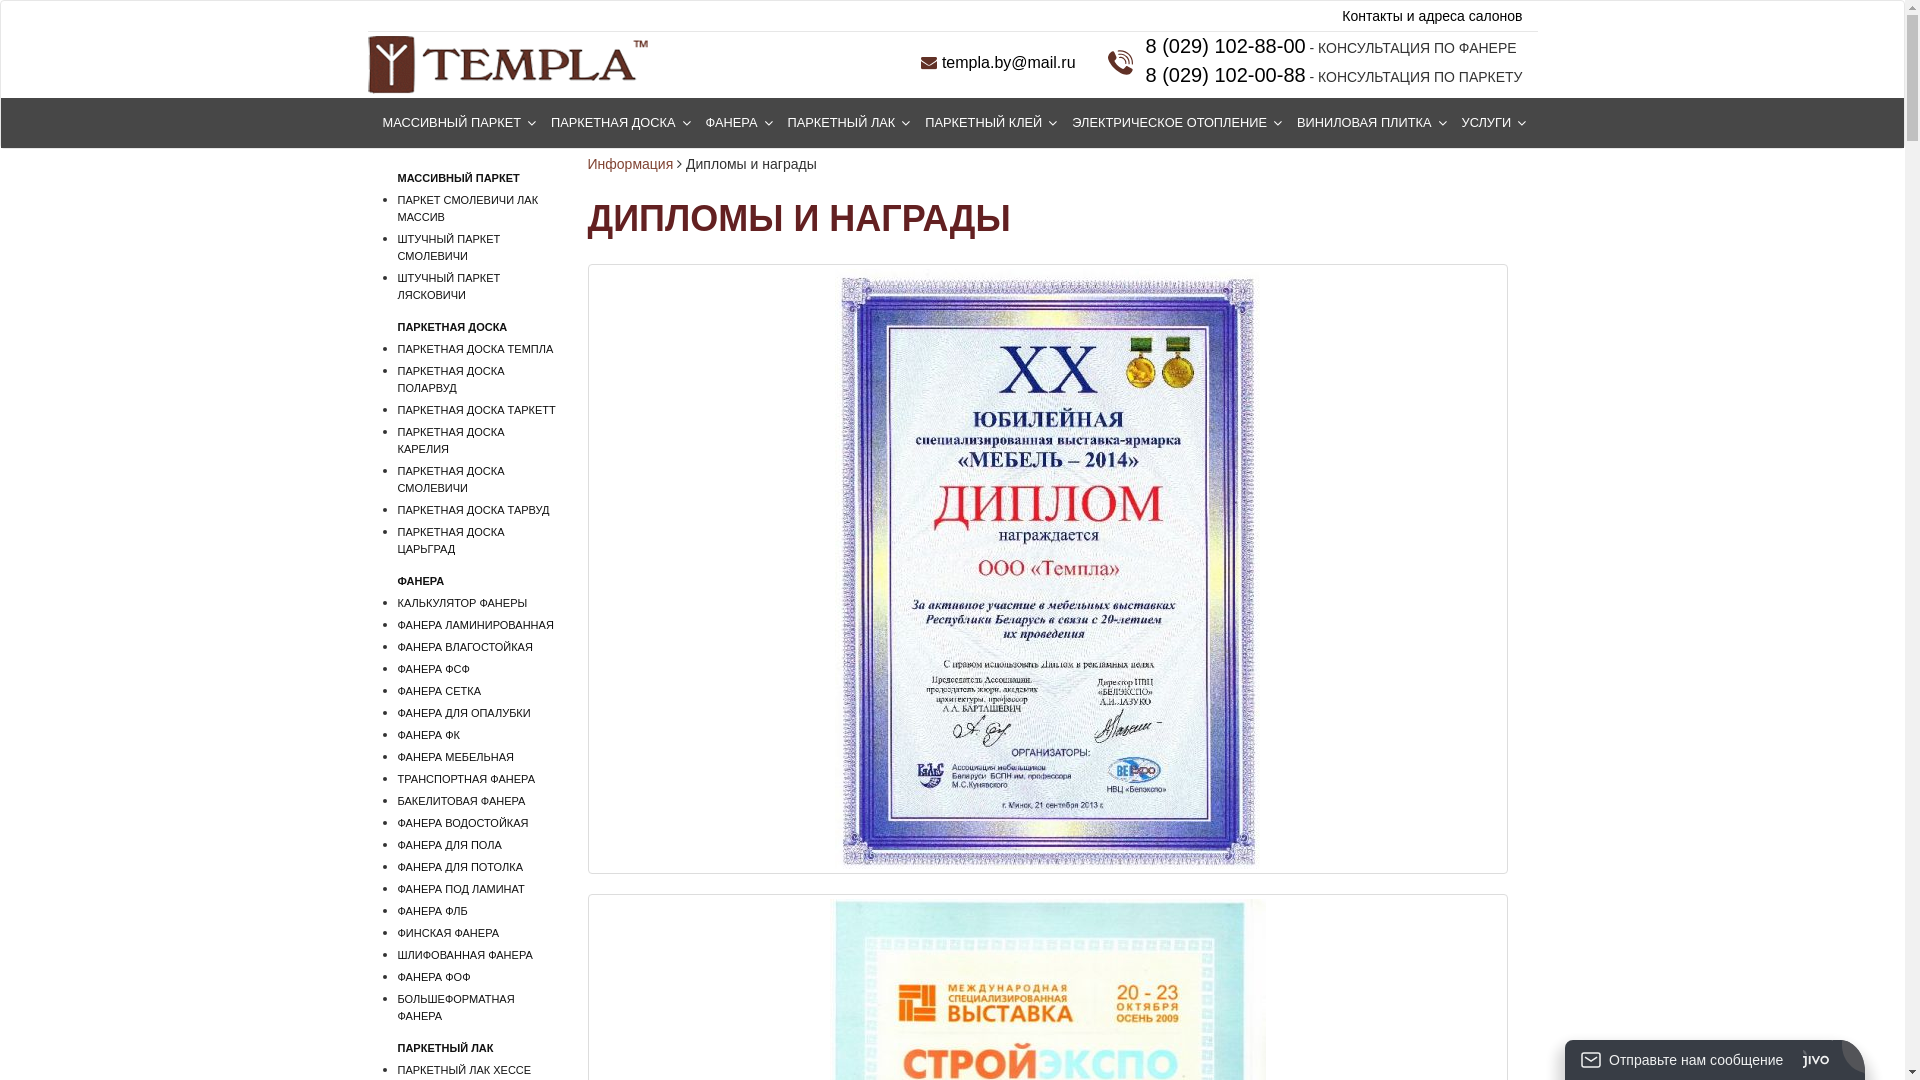 The height and width of the screenshot is (1080, 1920). I want to click on '8 (029) 102-88-00', so click(1224, 45).